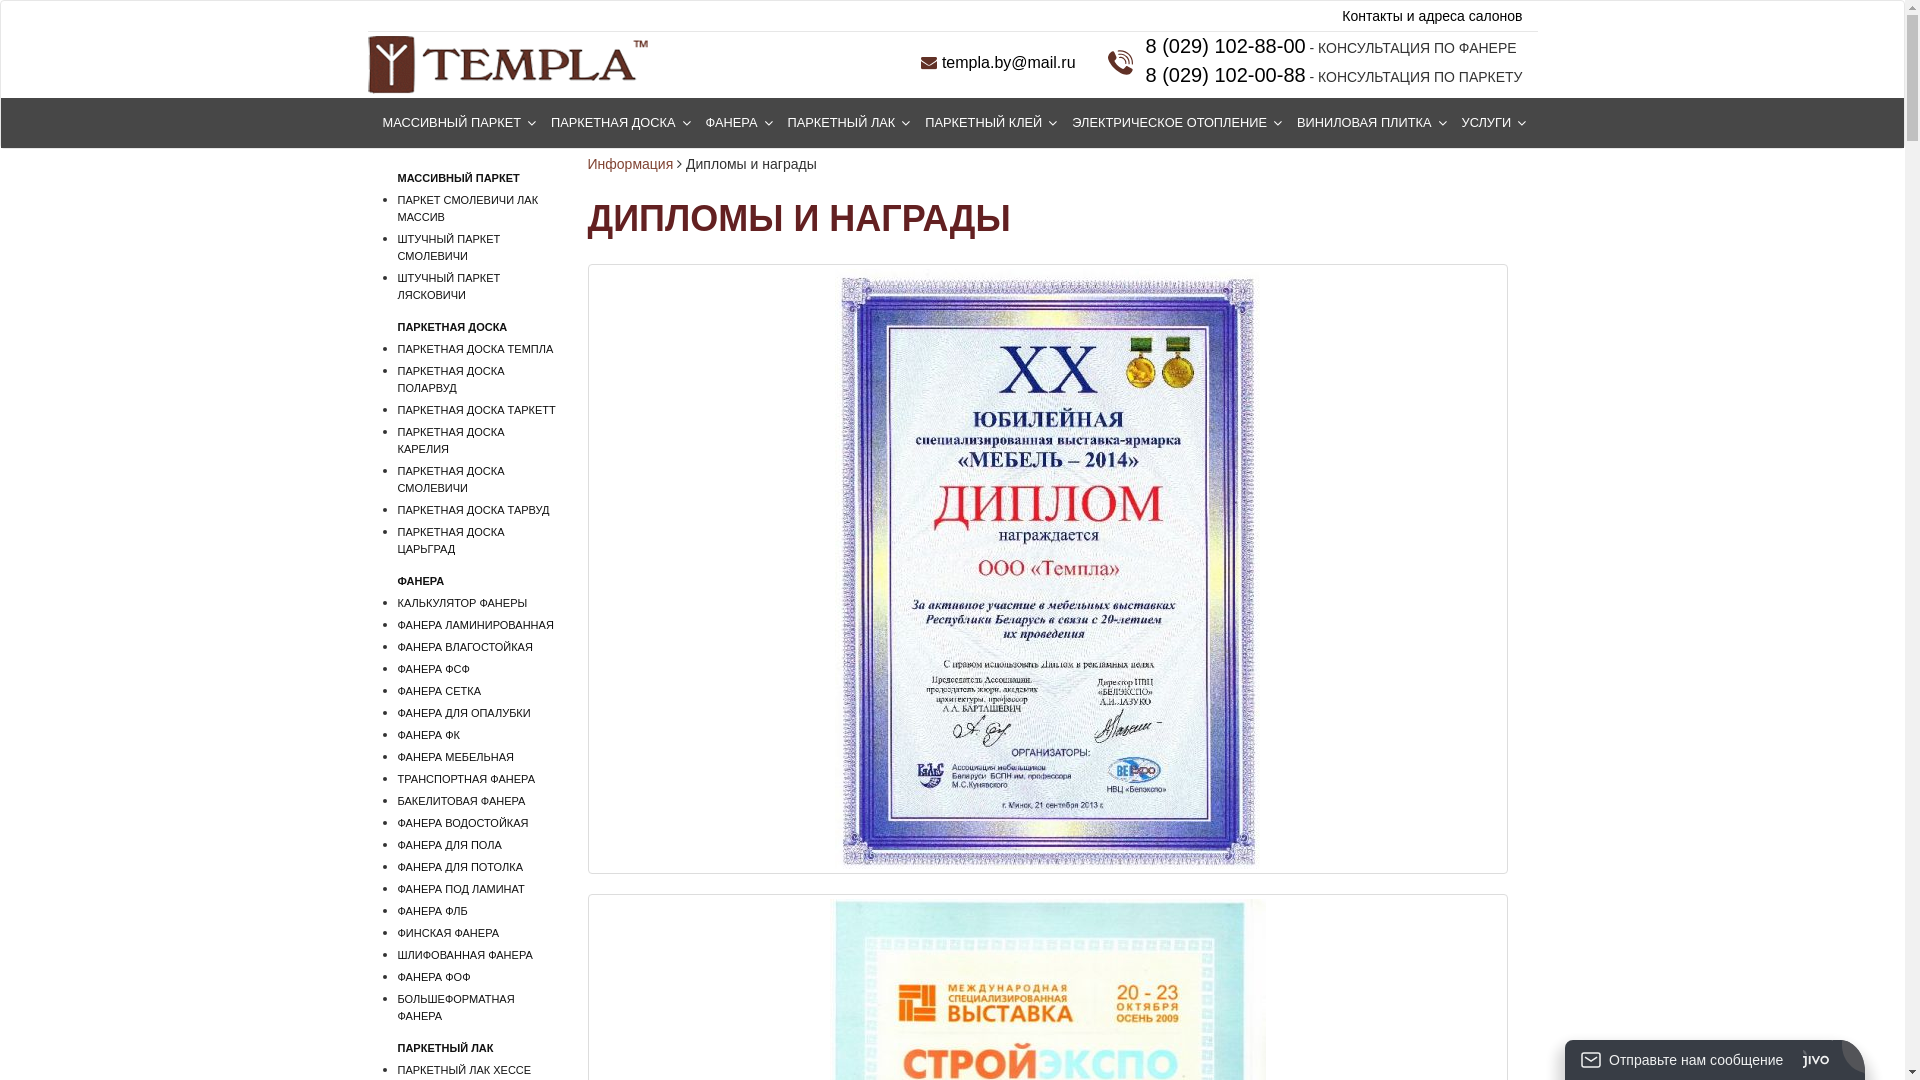 The height and width of the screenshot is (1080, 1920). I want to click on '8 (029) 102-88-00', so click(1224, 45).